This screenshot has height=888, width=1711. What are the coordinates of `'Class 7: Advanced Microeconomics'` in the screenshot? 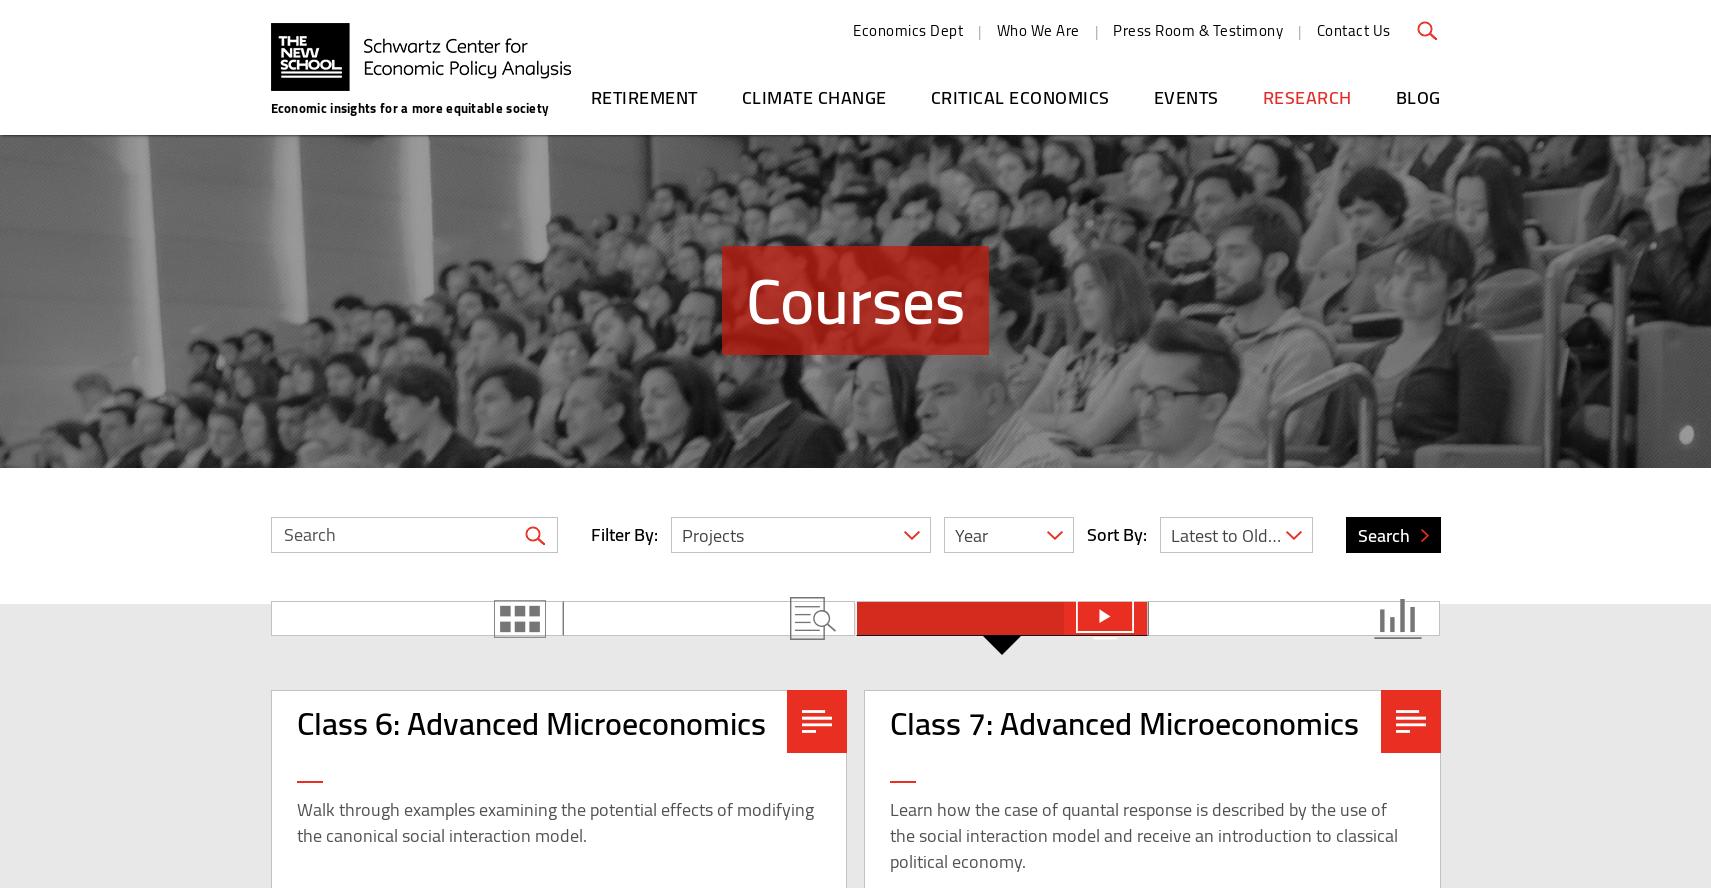 It's located at (1124, 755).